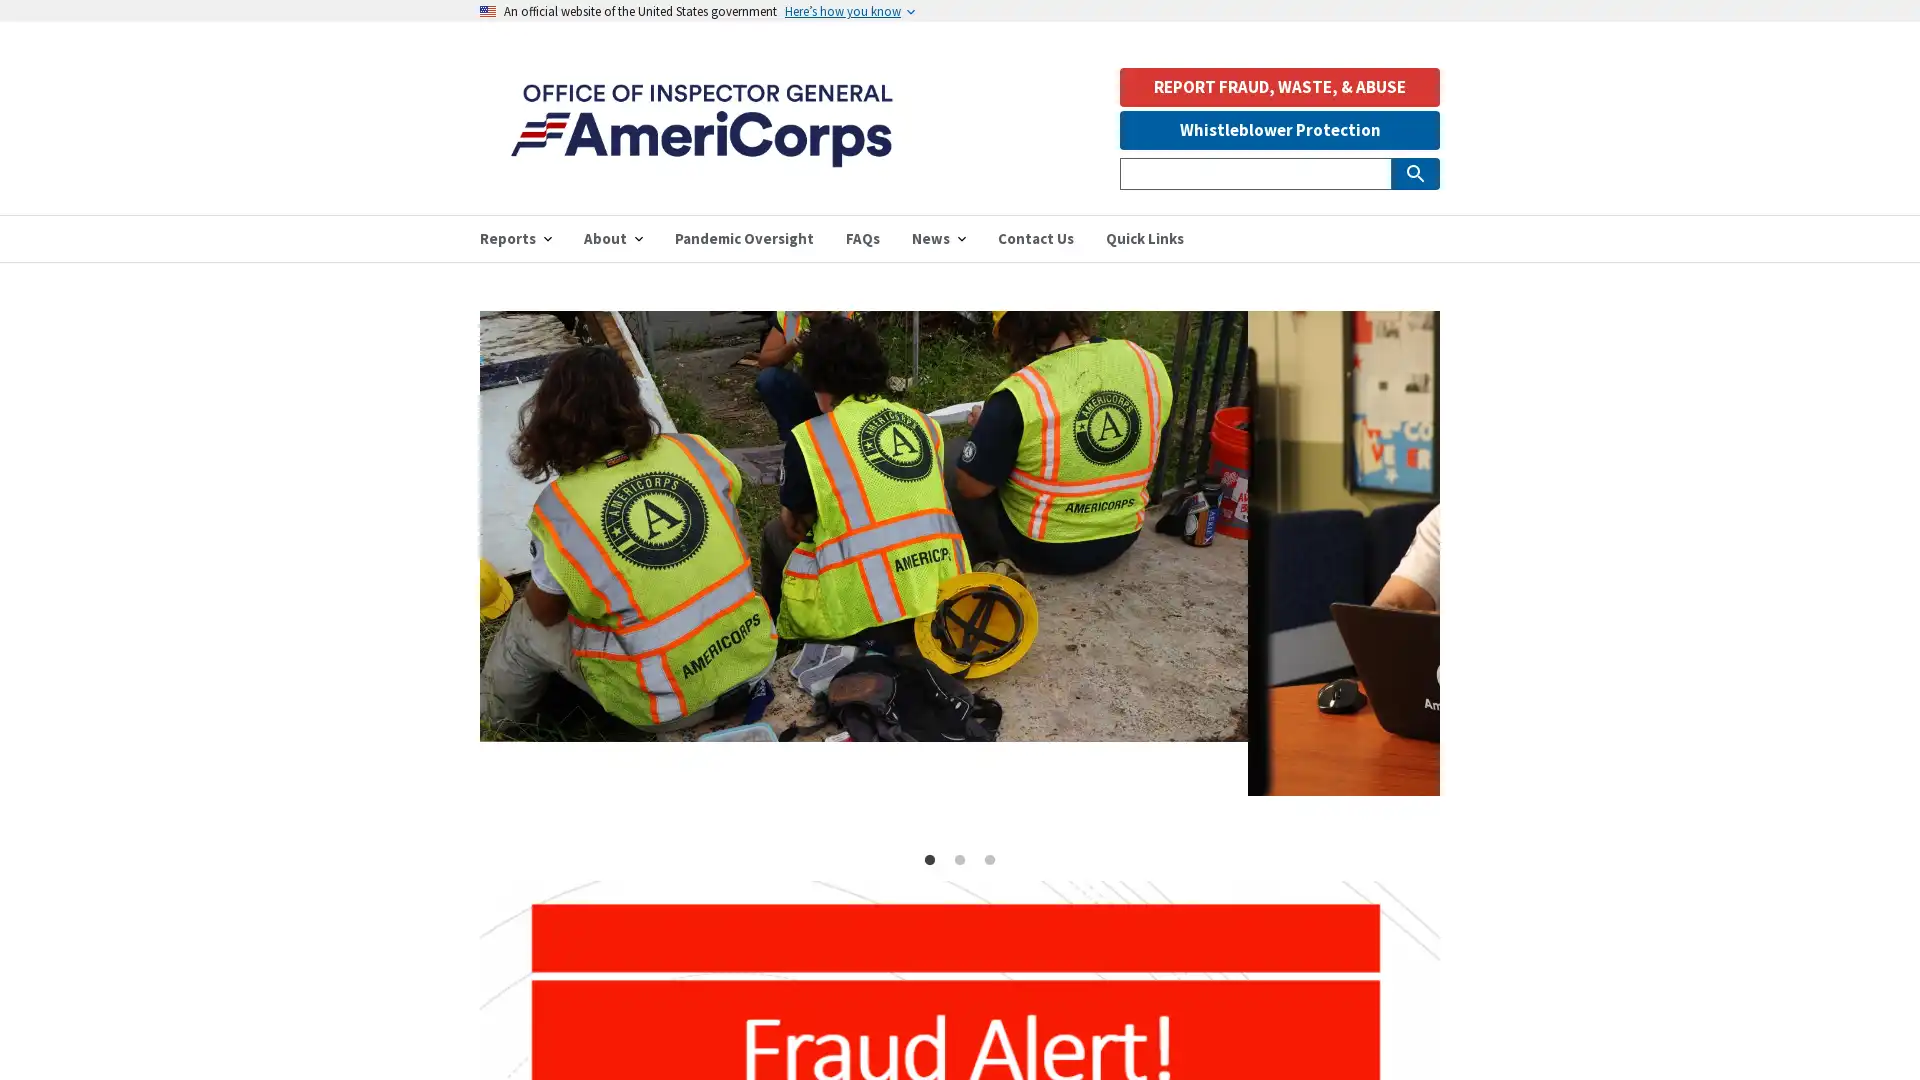  Describe the element at coordinates (843, 11) in the screenshot. I see `Heres how you know` at that location.